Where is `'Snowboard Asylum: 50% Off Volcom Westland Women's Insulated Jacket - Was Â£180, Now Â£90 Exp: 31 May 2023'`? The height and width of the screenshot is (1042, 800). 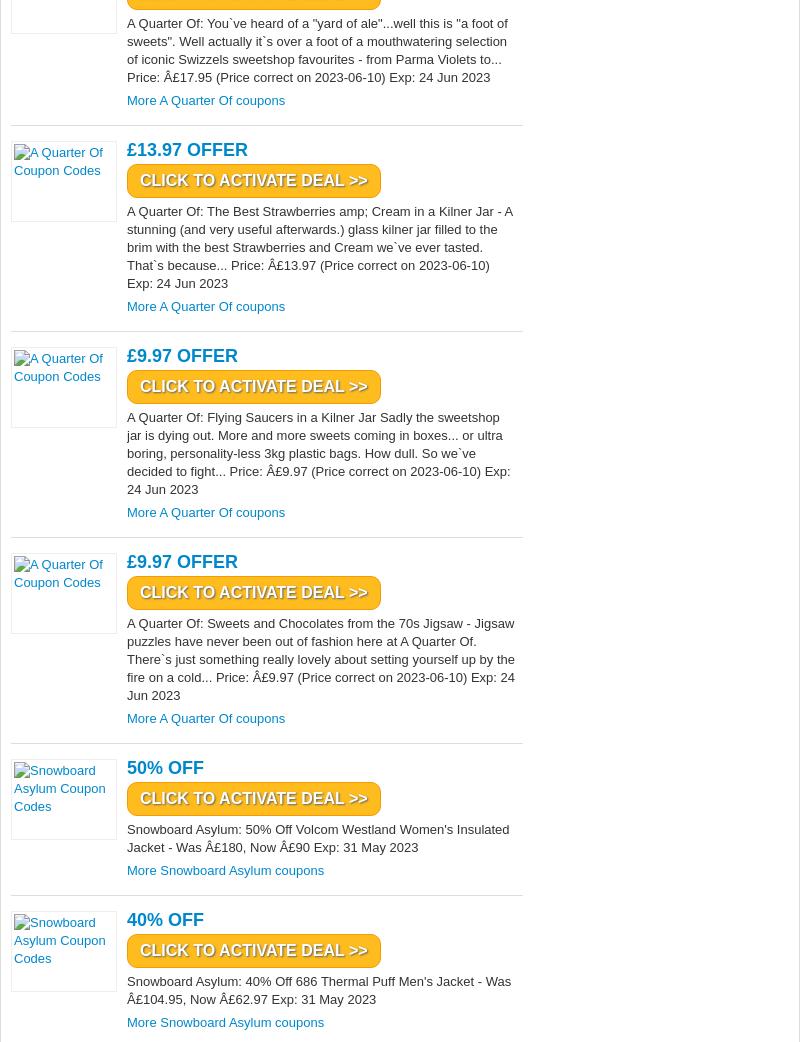
'Snowboard Asylum: 50% Off Volcom Westland Women's Insulated Jacket - Was Â£180, Now Â£90 Exp: 31 May 2023' is located at coordinates (317, 838).